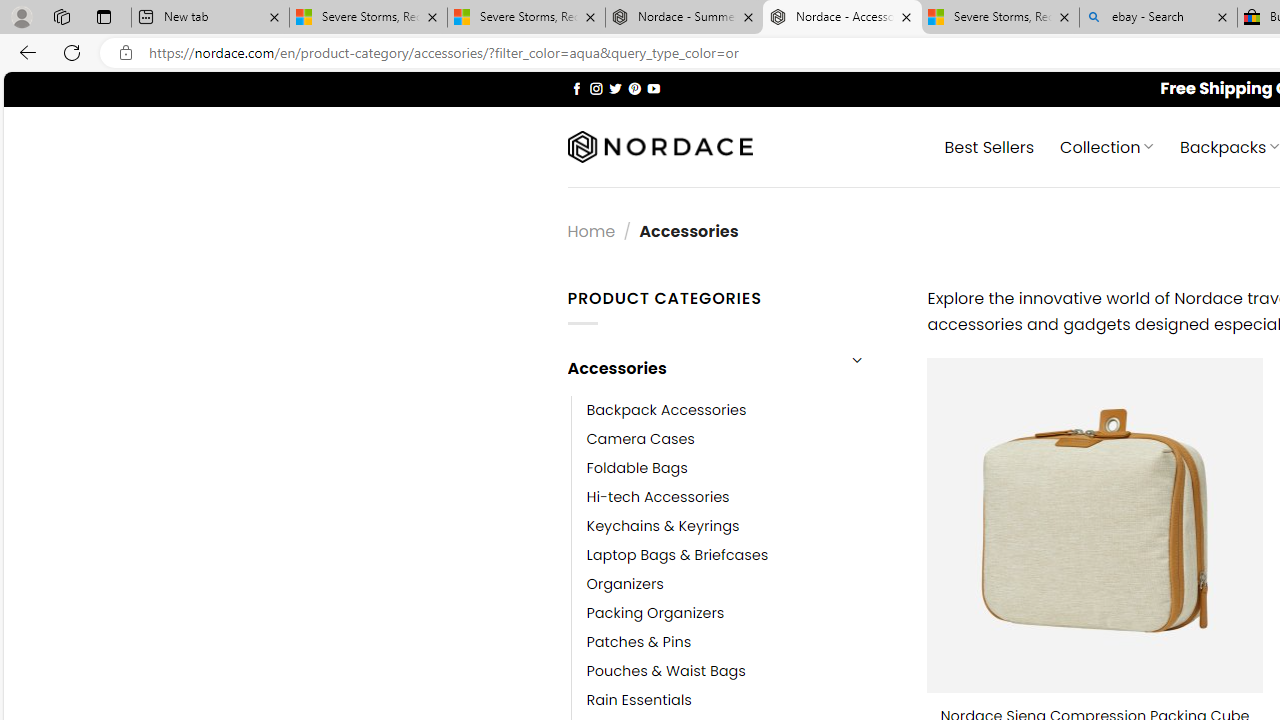  Describe the element at coordinates (657, 495) in the screenshot. I see `'Hi-tech Accessories'` at that location.